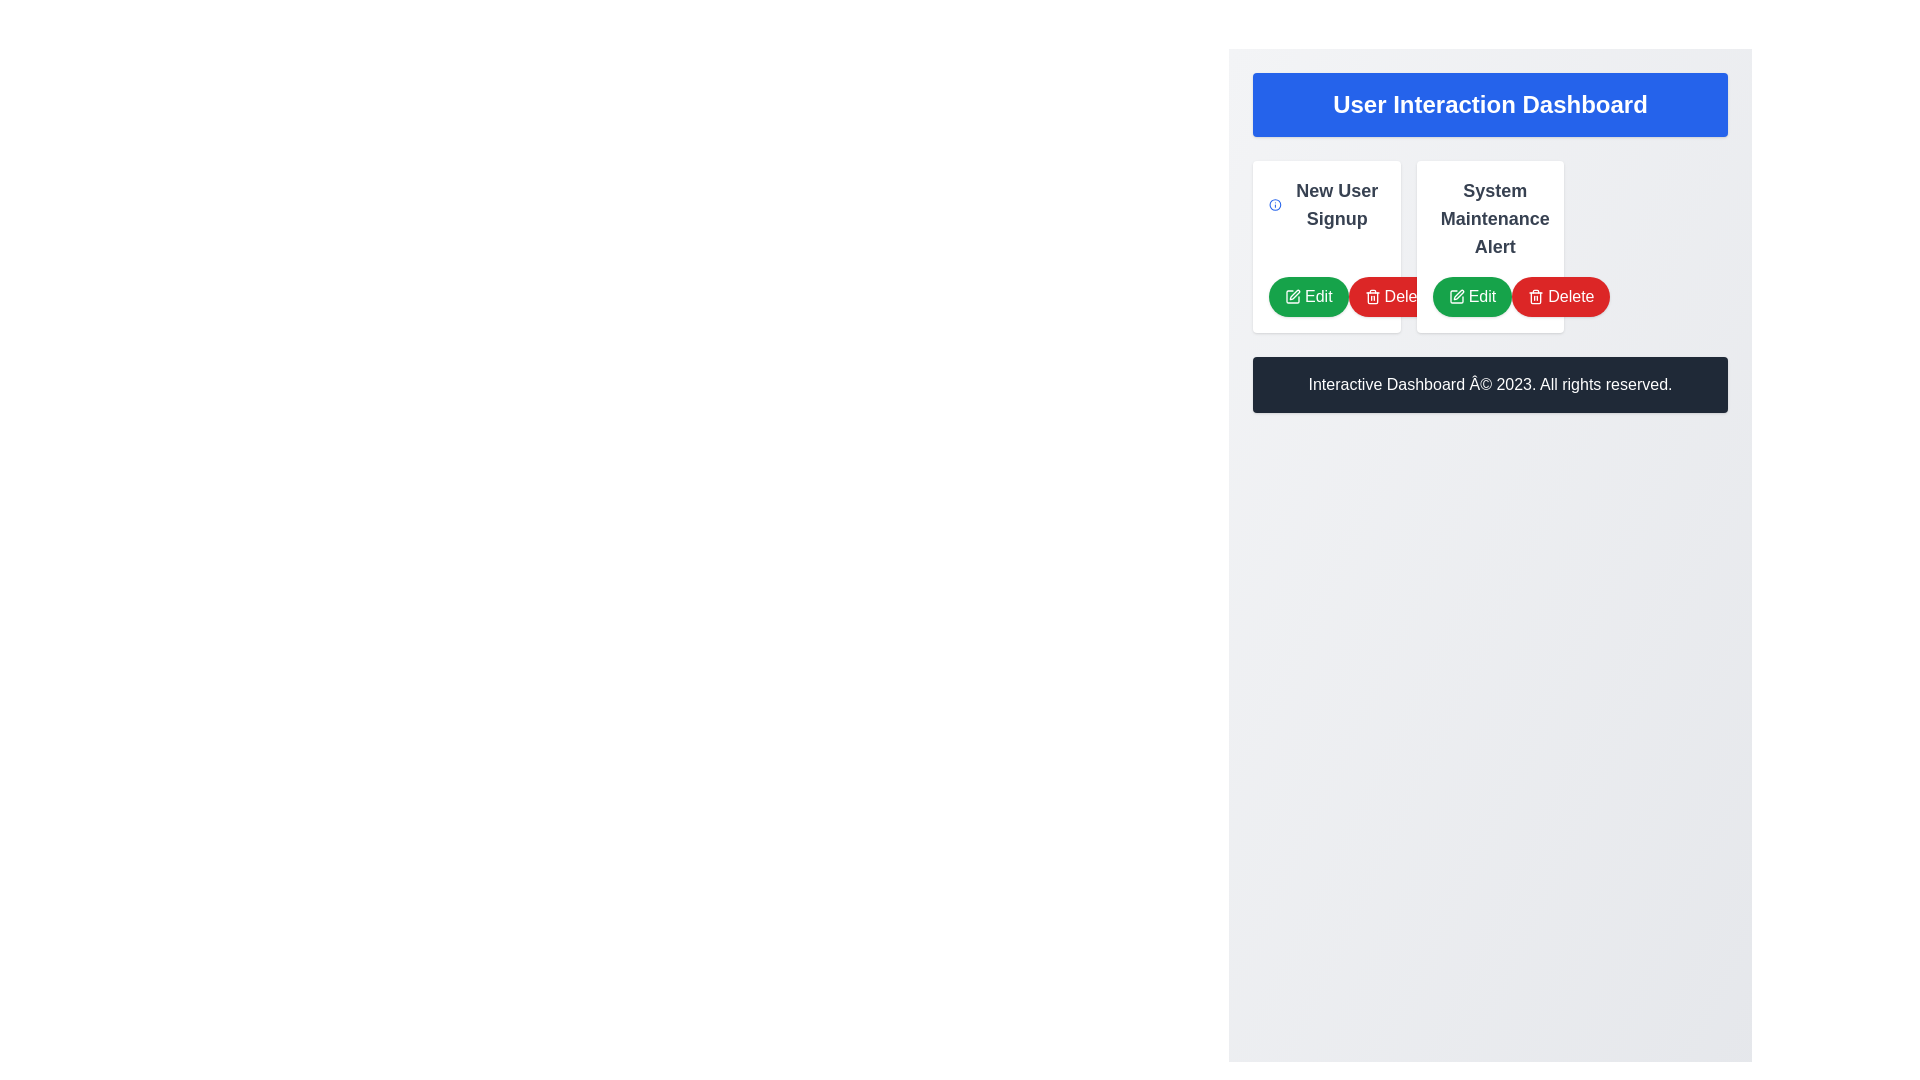  I want to click on the decorative SVG trash can icon, which represents the delete action and is located to the left of the 'Delete' text in the red button of the right card, so click(1371, 298).